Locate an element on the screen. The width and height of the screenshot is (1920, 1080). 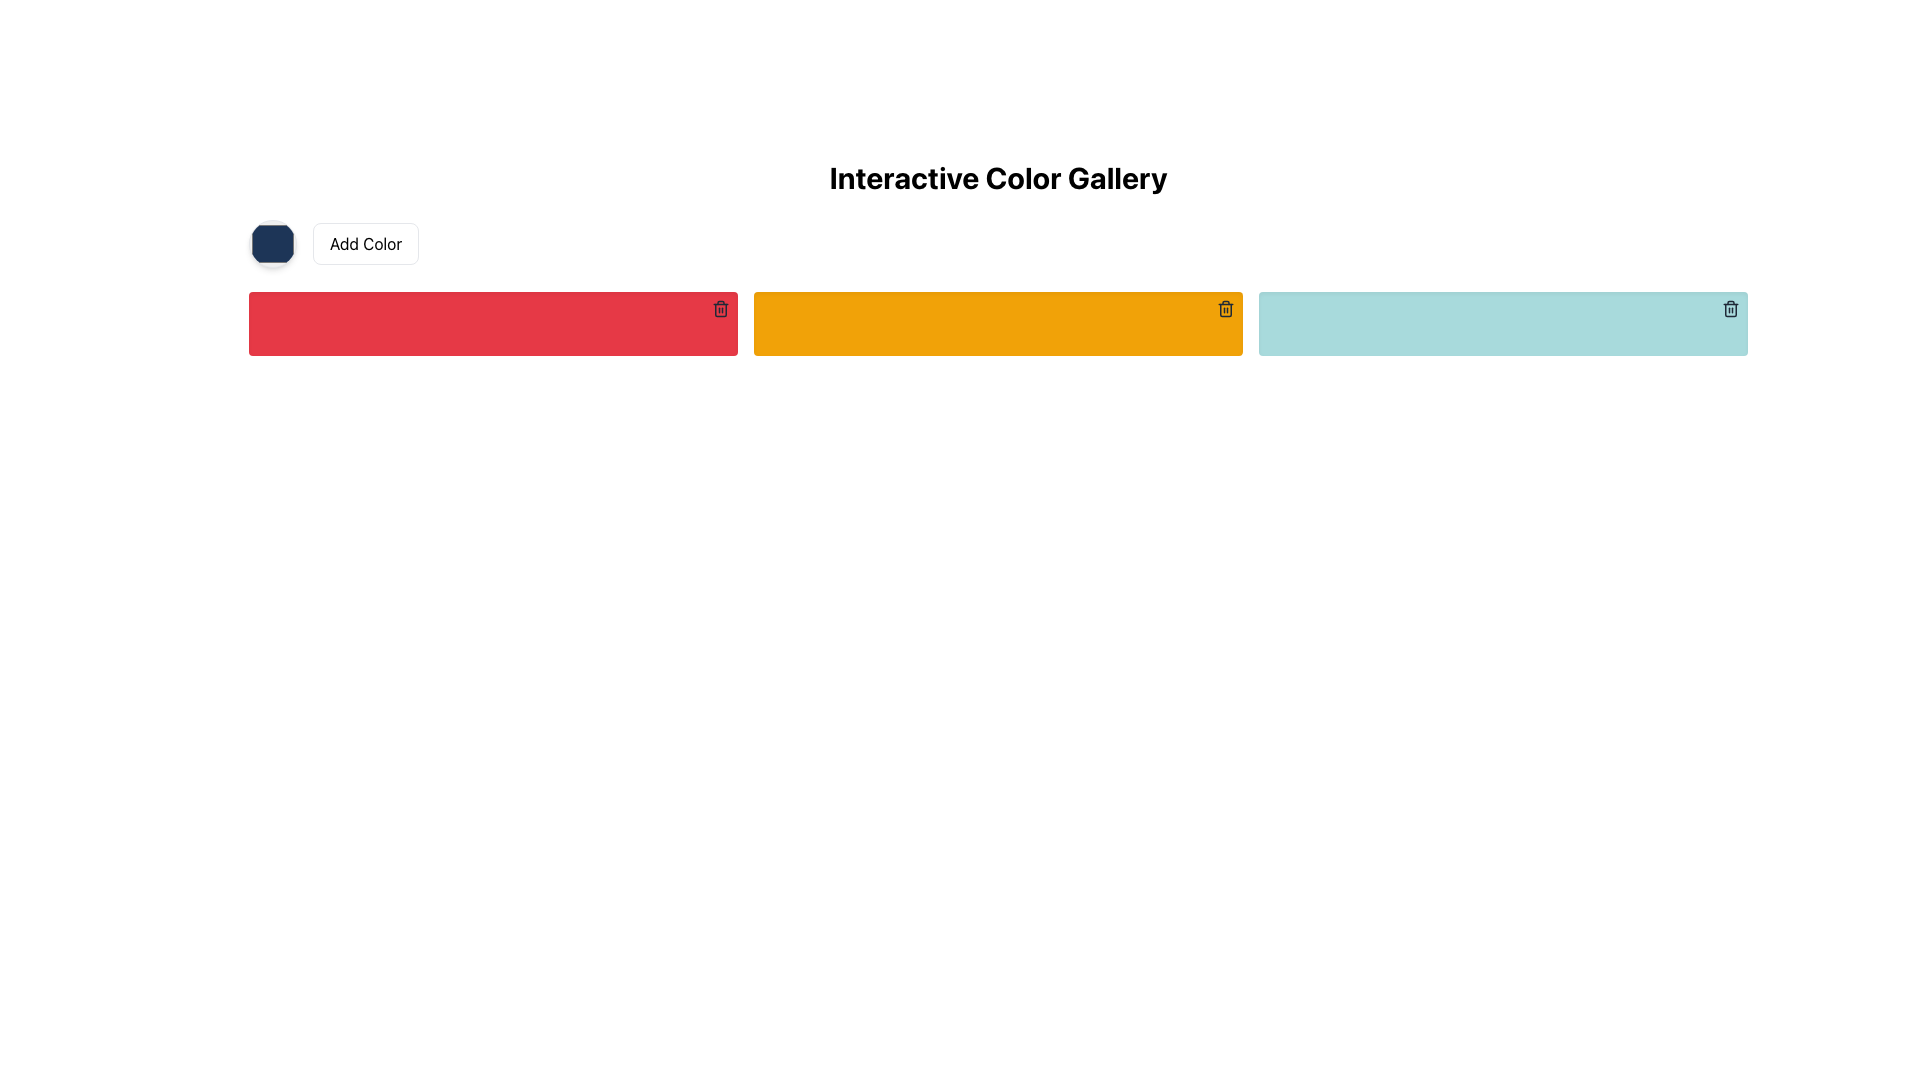
the circular color picker with a navy blue fill and a shadow effect is located at coordinates (272, 242).